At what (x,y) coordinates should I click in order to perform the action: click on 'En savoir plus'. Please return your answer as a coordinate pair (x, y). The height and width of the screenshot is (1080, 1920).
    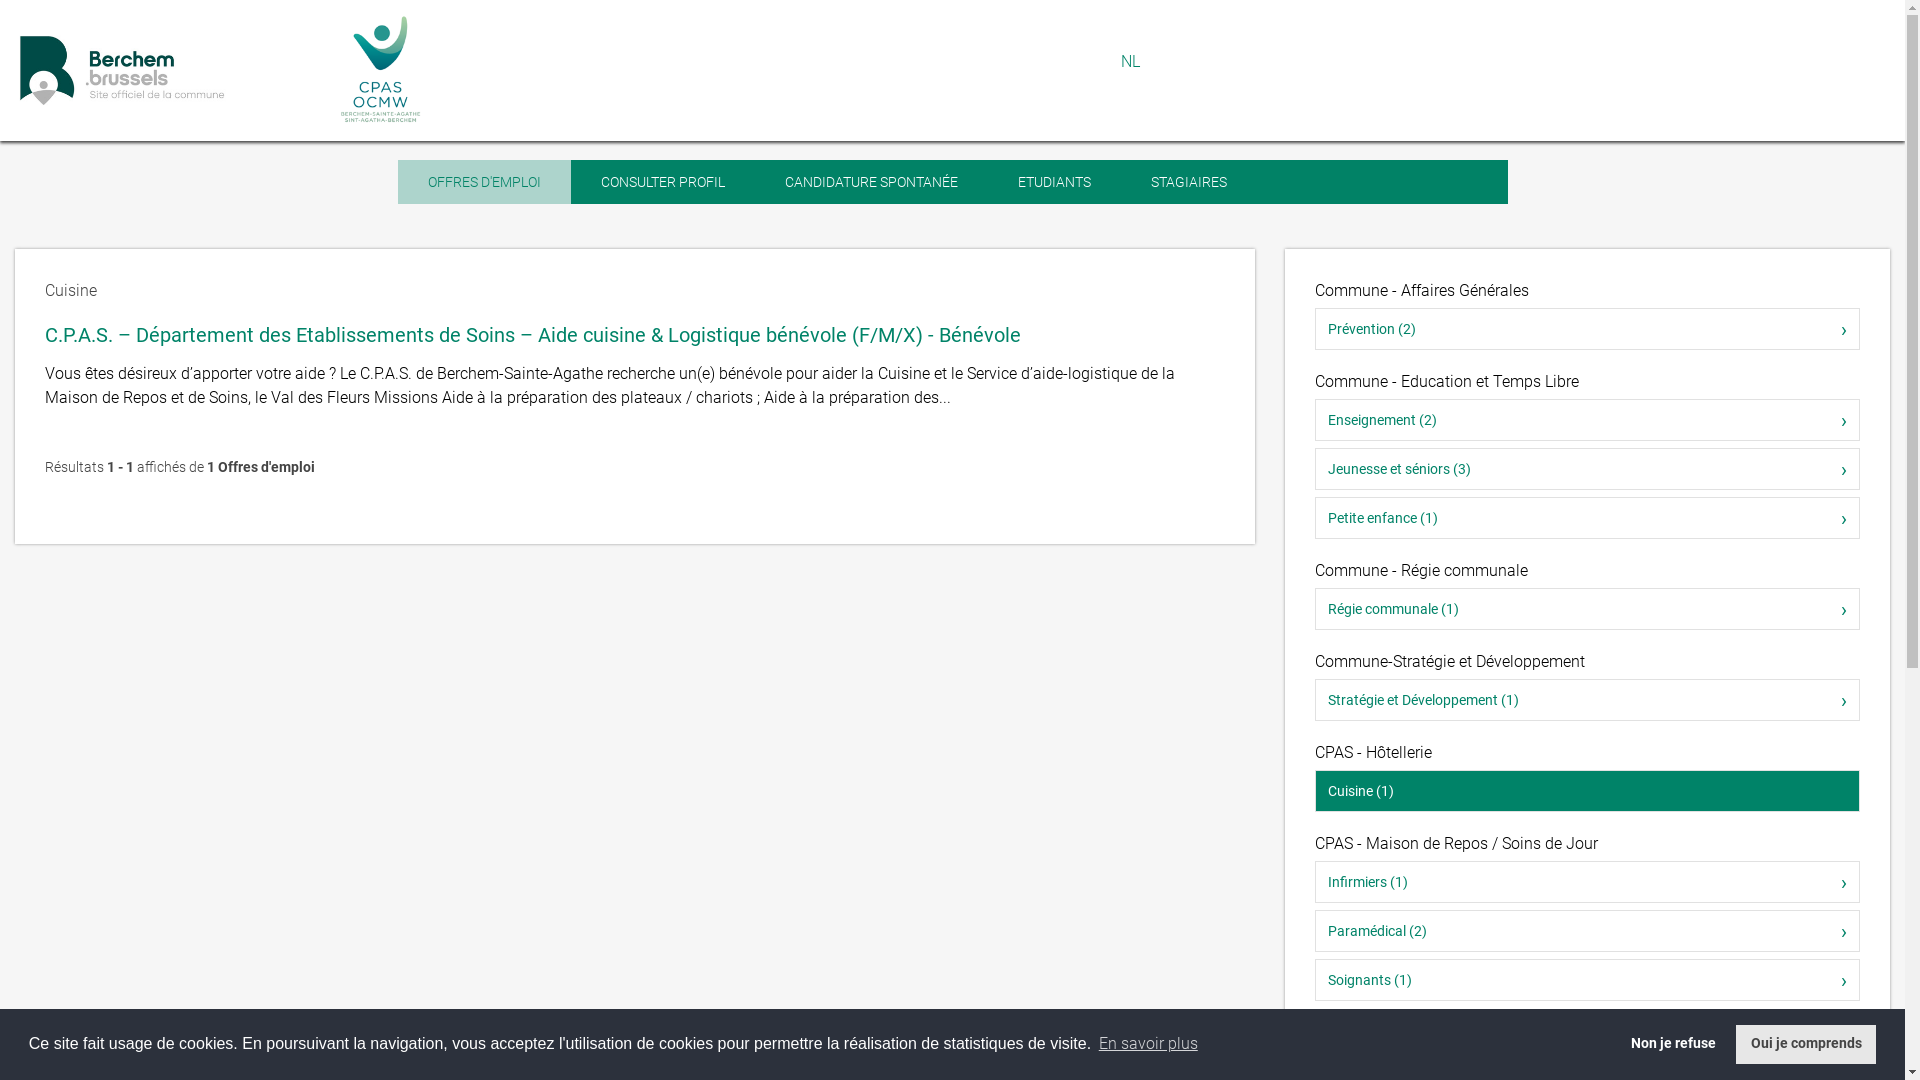
    Looking at the image, I should click on (1148, 1043).